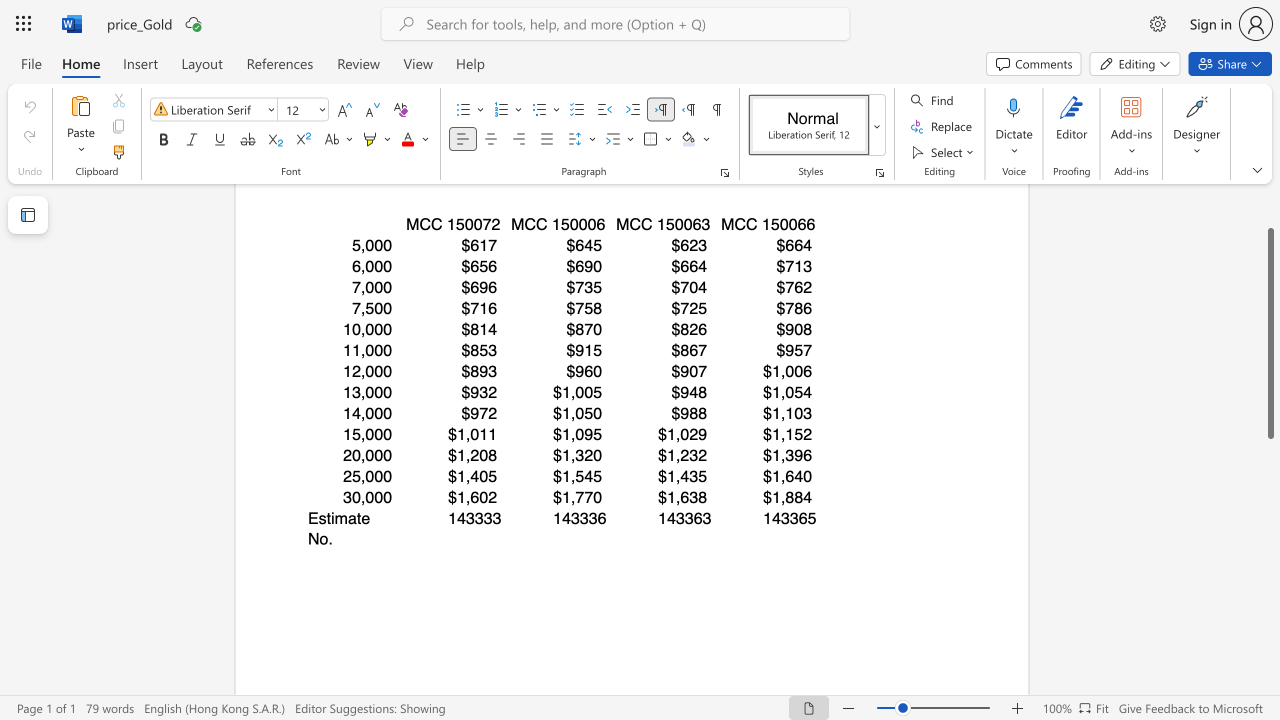 Image resolution: width=1280 pixels, height=720 pixels. I want to click on the scrollbar and move down 70 pixels, so click(1269, 333).